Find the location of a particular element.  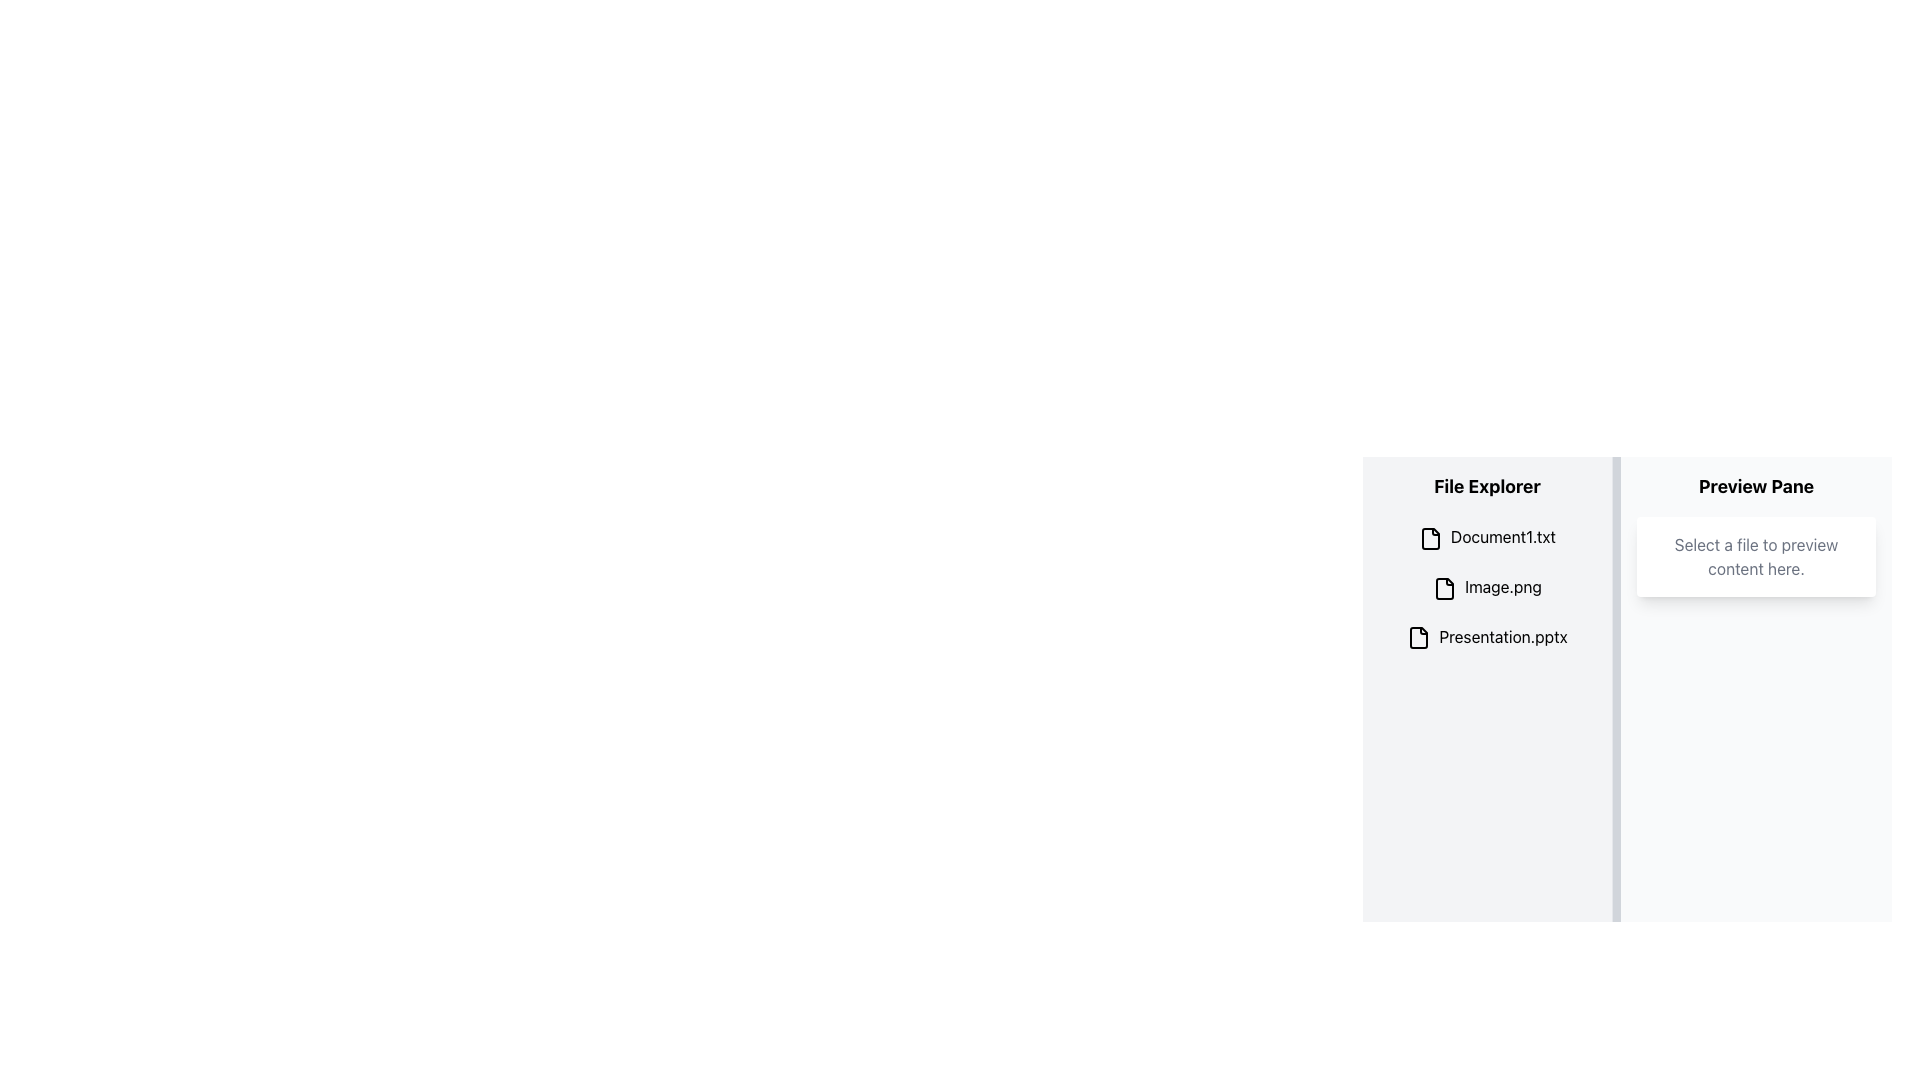

the text entry displaying 'Image.png' with the file icon is located at coordinates (1487, 586).